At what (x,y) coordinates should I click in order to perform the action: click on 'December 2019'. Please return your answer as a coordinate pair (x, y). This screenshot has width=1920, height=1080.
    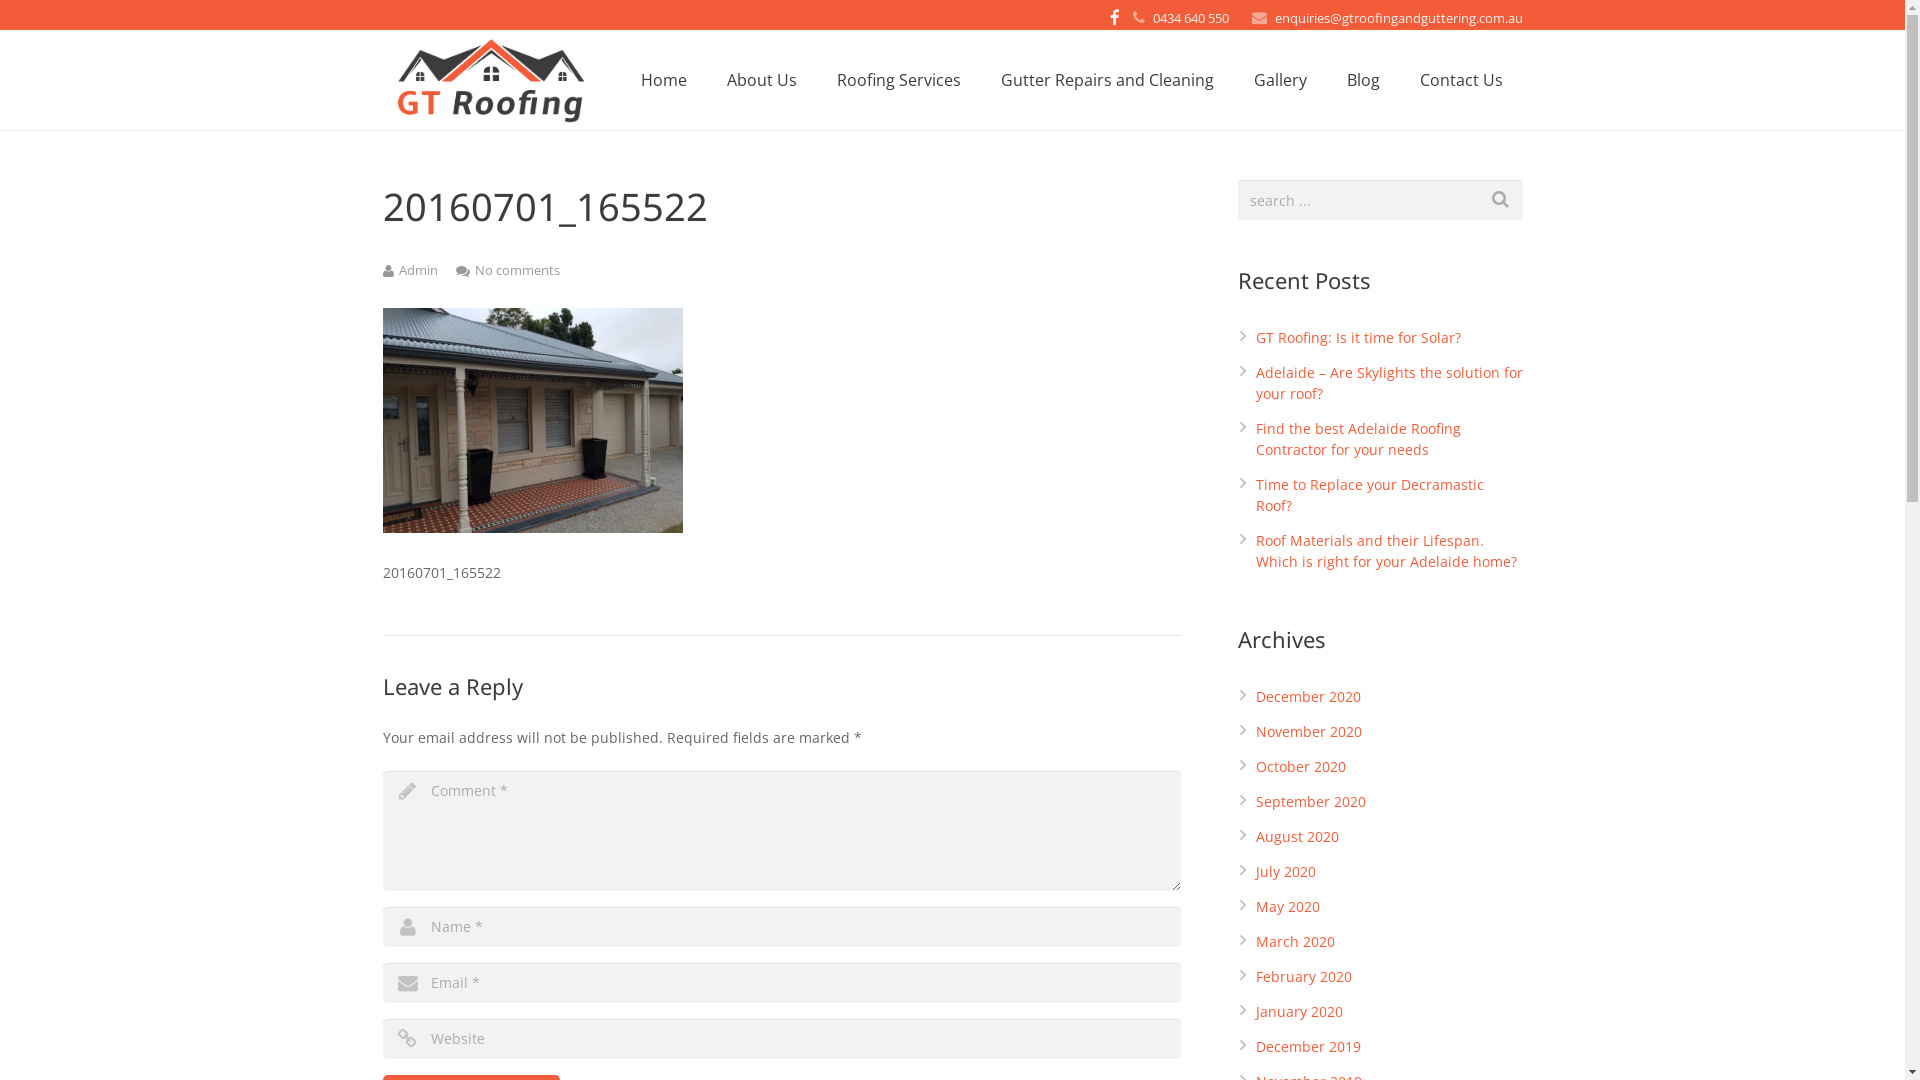
    Looking at the image, I should click on (1308, 1045).